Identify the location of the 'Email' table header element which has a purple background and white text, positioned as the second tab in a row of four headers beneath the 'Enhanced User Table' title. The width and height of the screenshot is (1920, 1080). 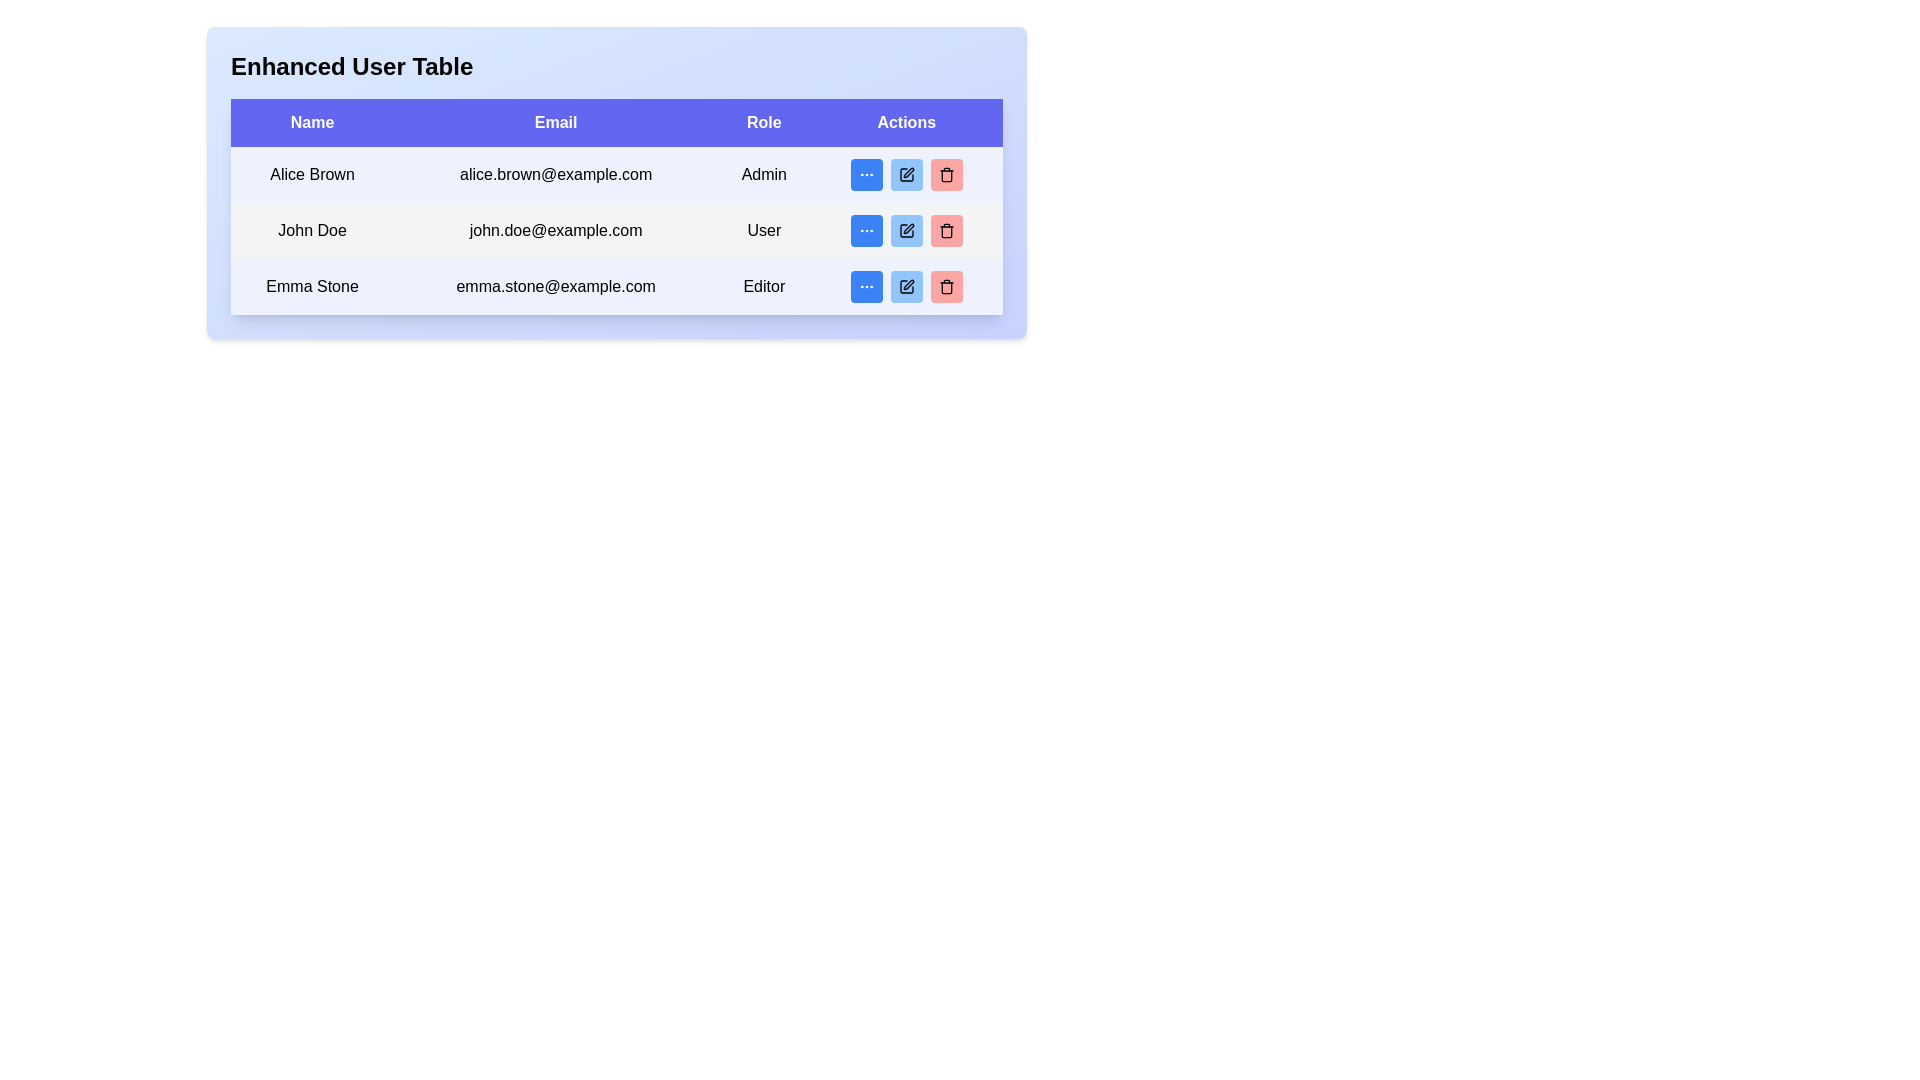
(556, 123).